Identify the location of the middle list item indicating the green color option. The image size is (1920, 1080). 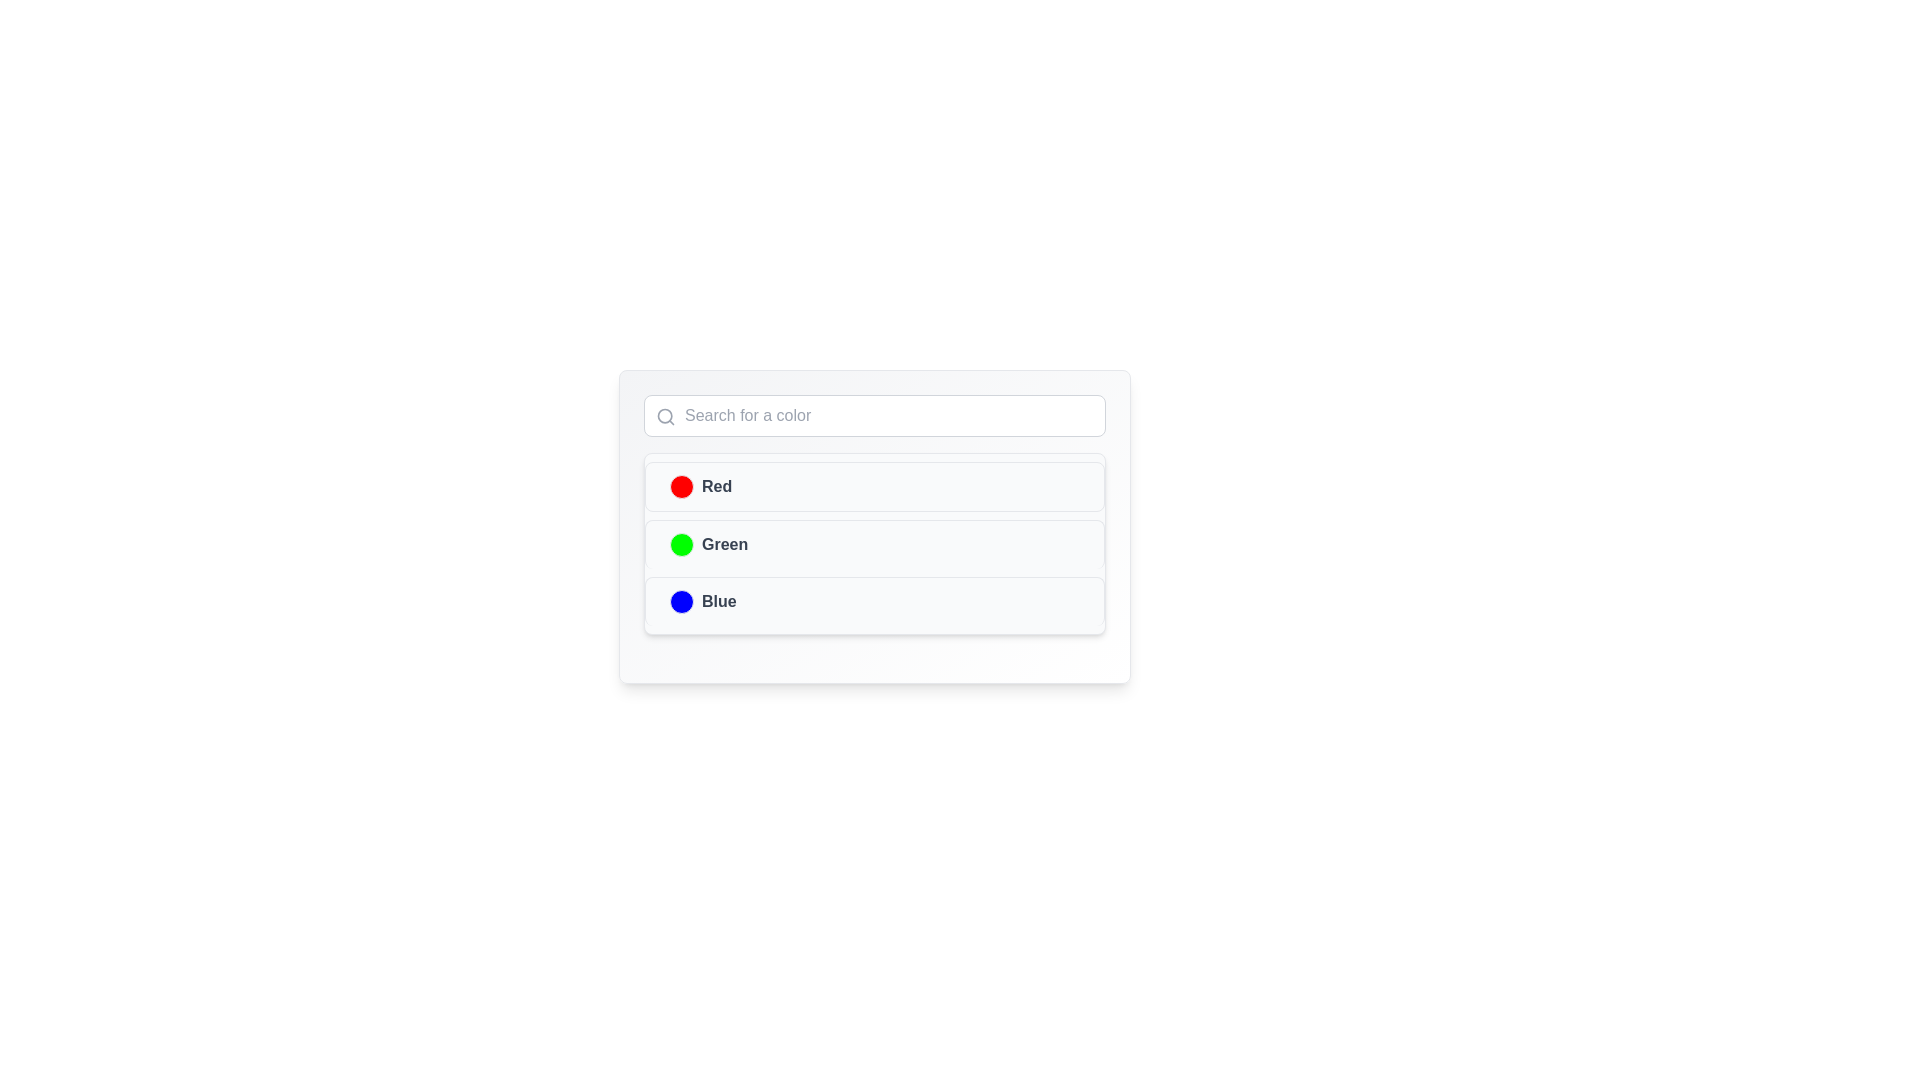
(874, 544).